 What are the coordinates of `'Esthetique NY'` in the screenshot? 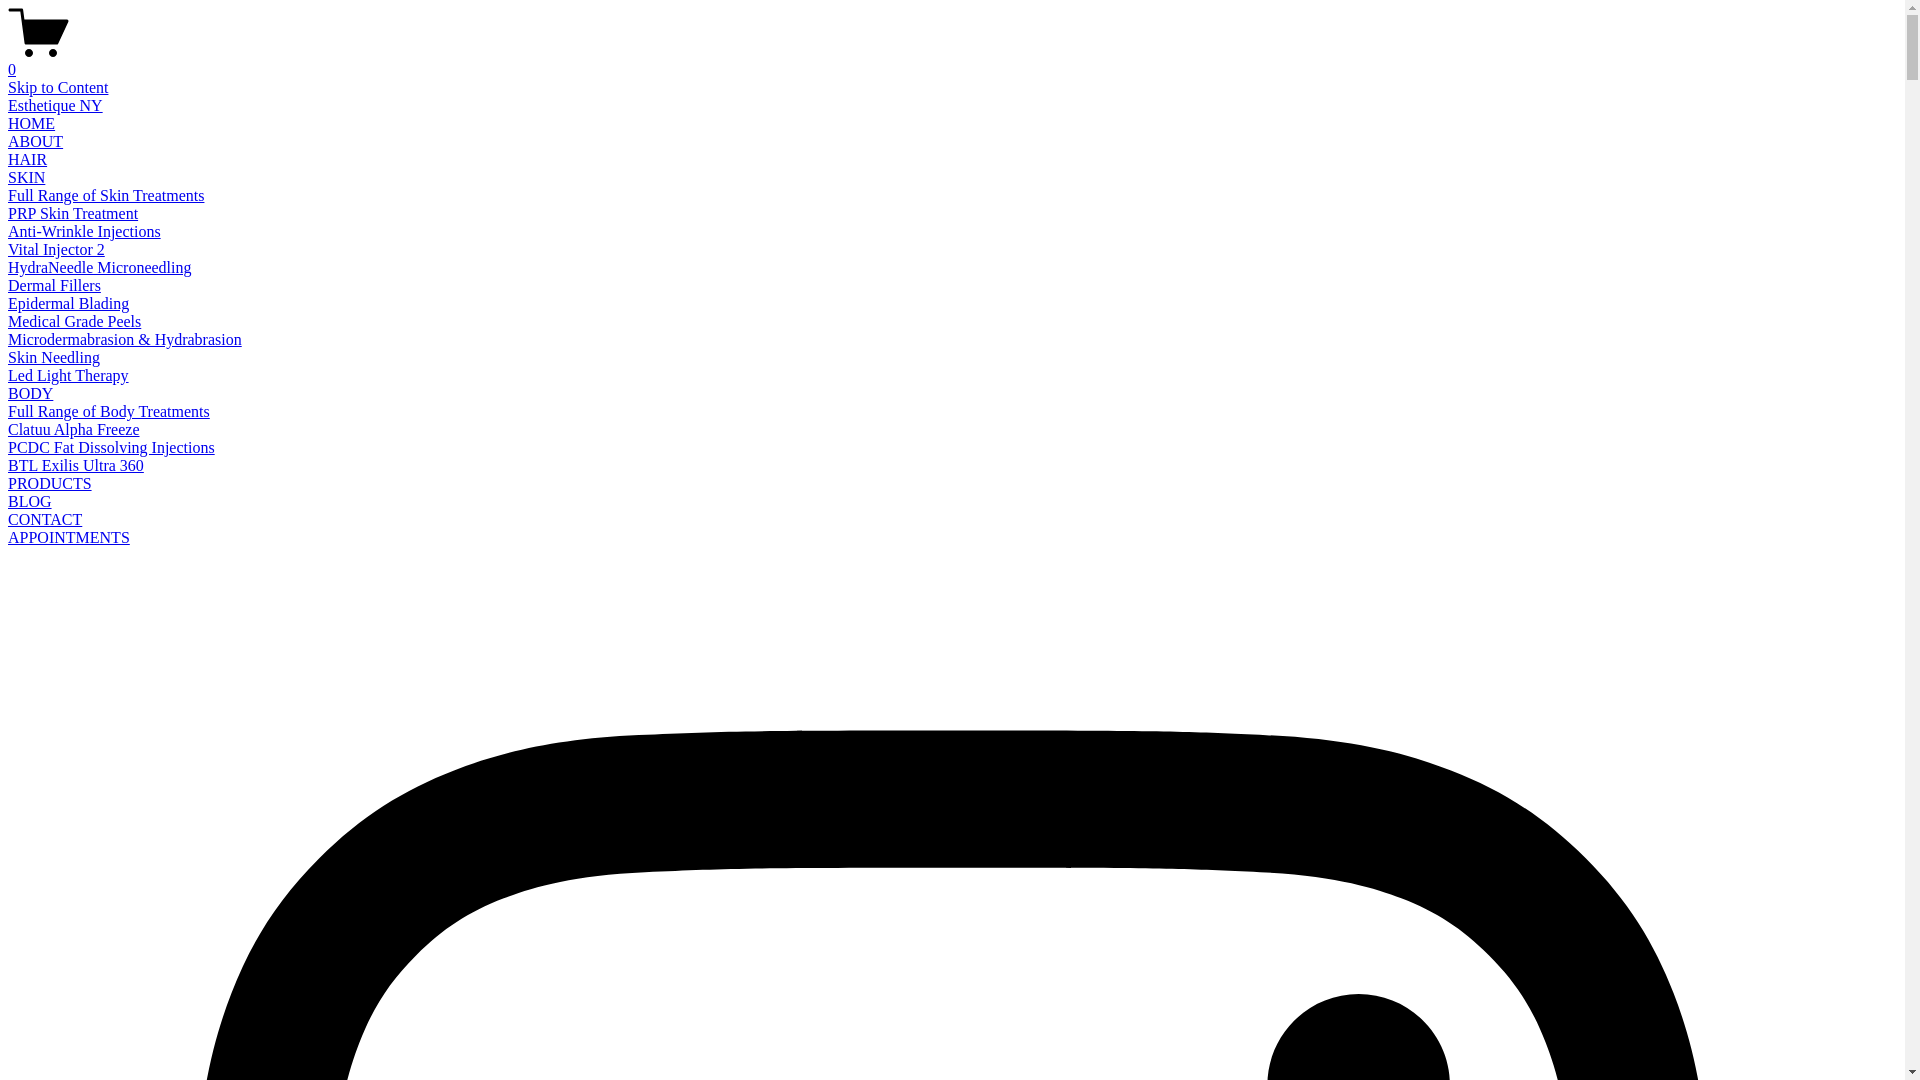 It's located at (55, 105).